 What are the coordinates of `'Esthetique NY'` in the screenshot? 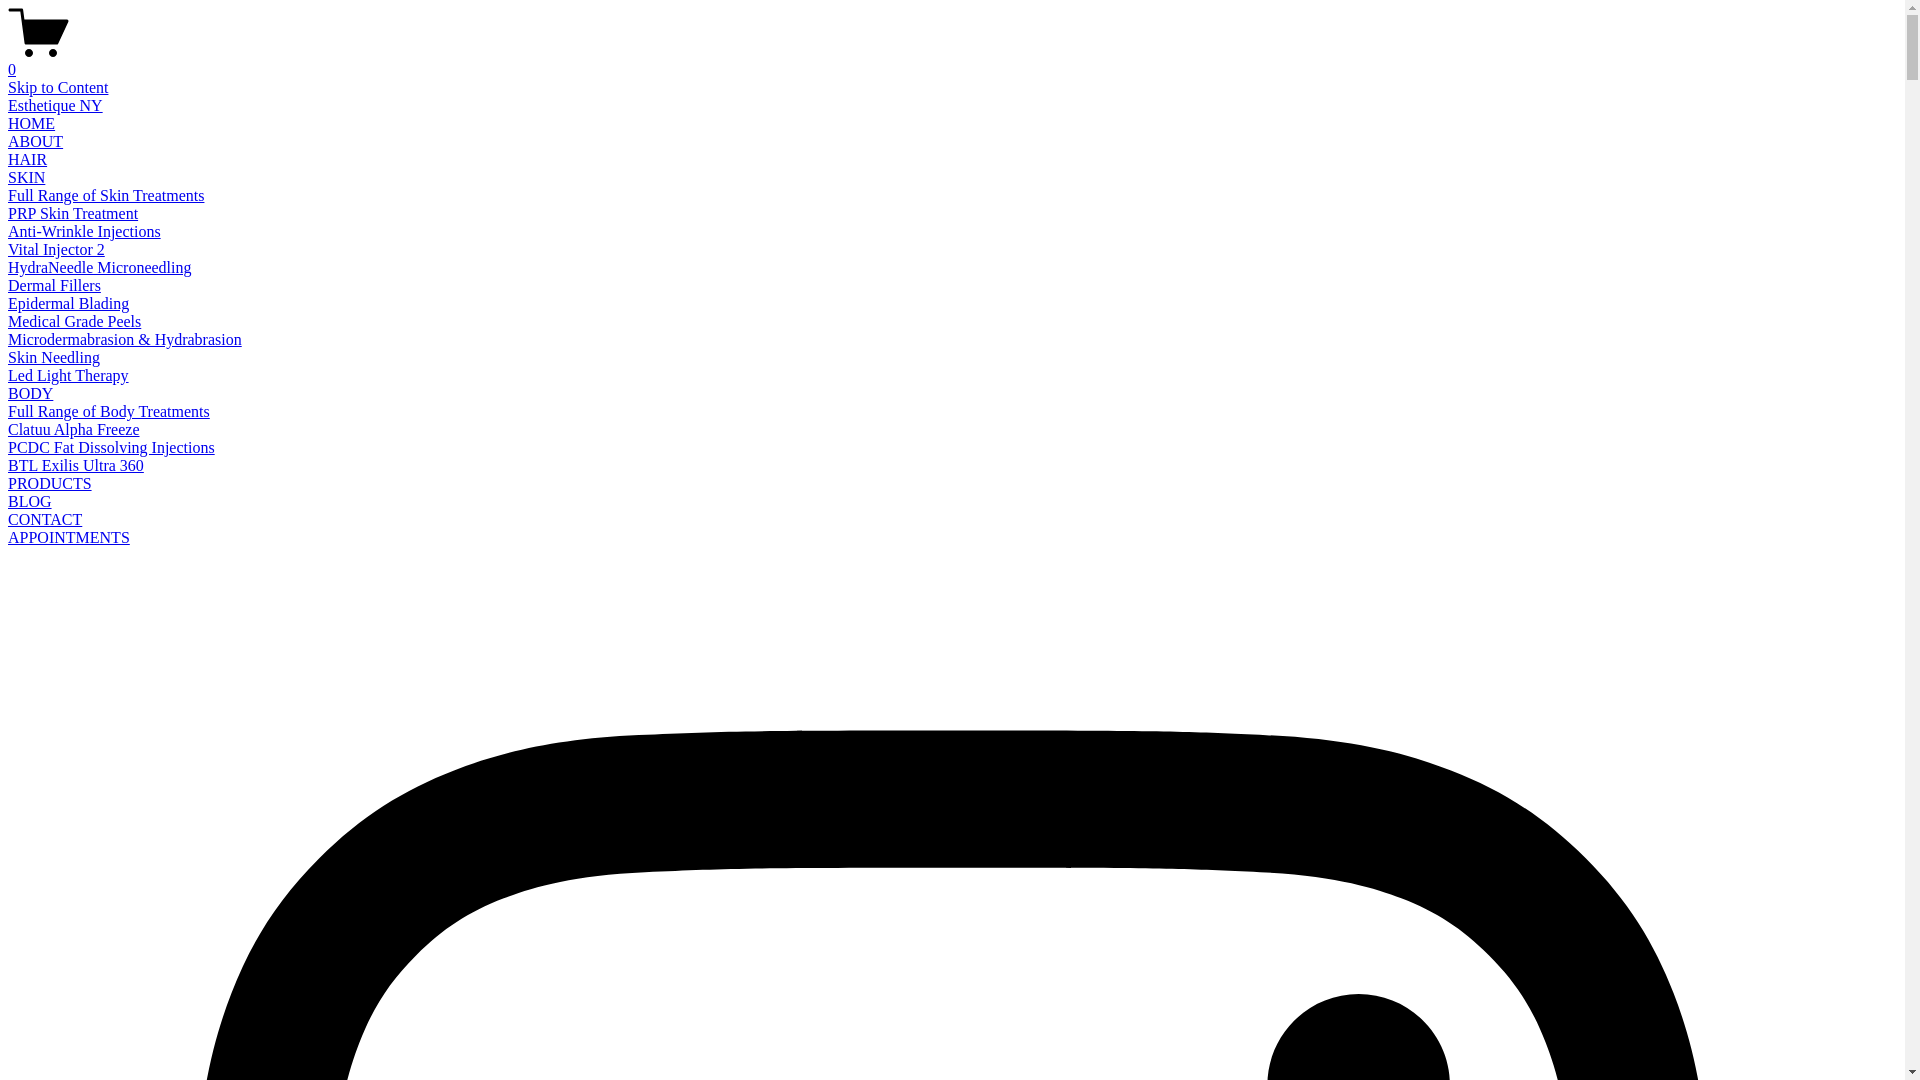 It's located at (55, 105).